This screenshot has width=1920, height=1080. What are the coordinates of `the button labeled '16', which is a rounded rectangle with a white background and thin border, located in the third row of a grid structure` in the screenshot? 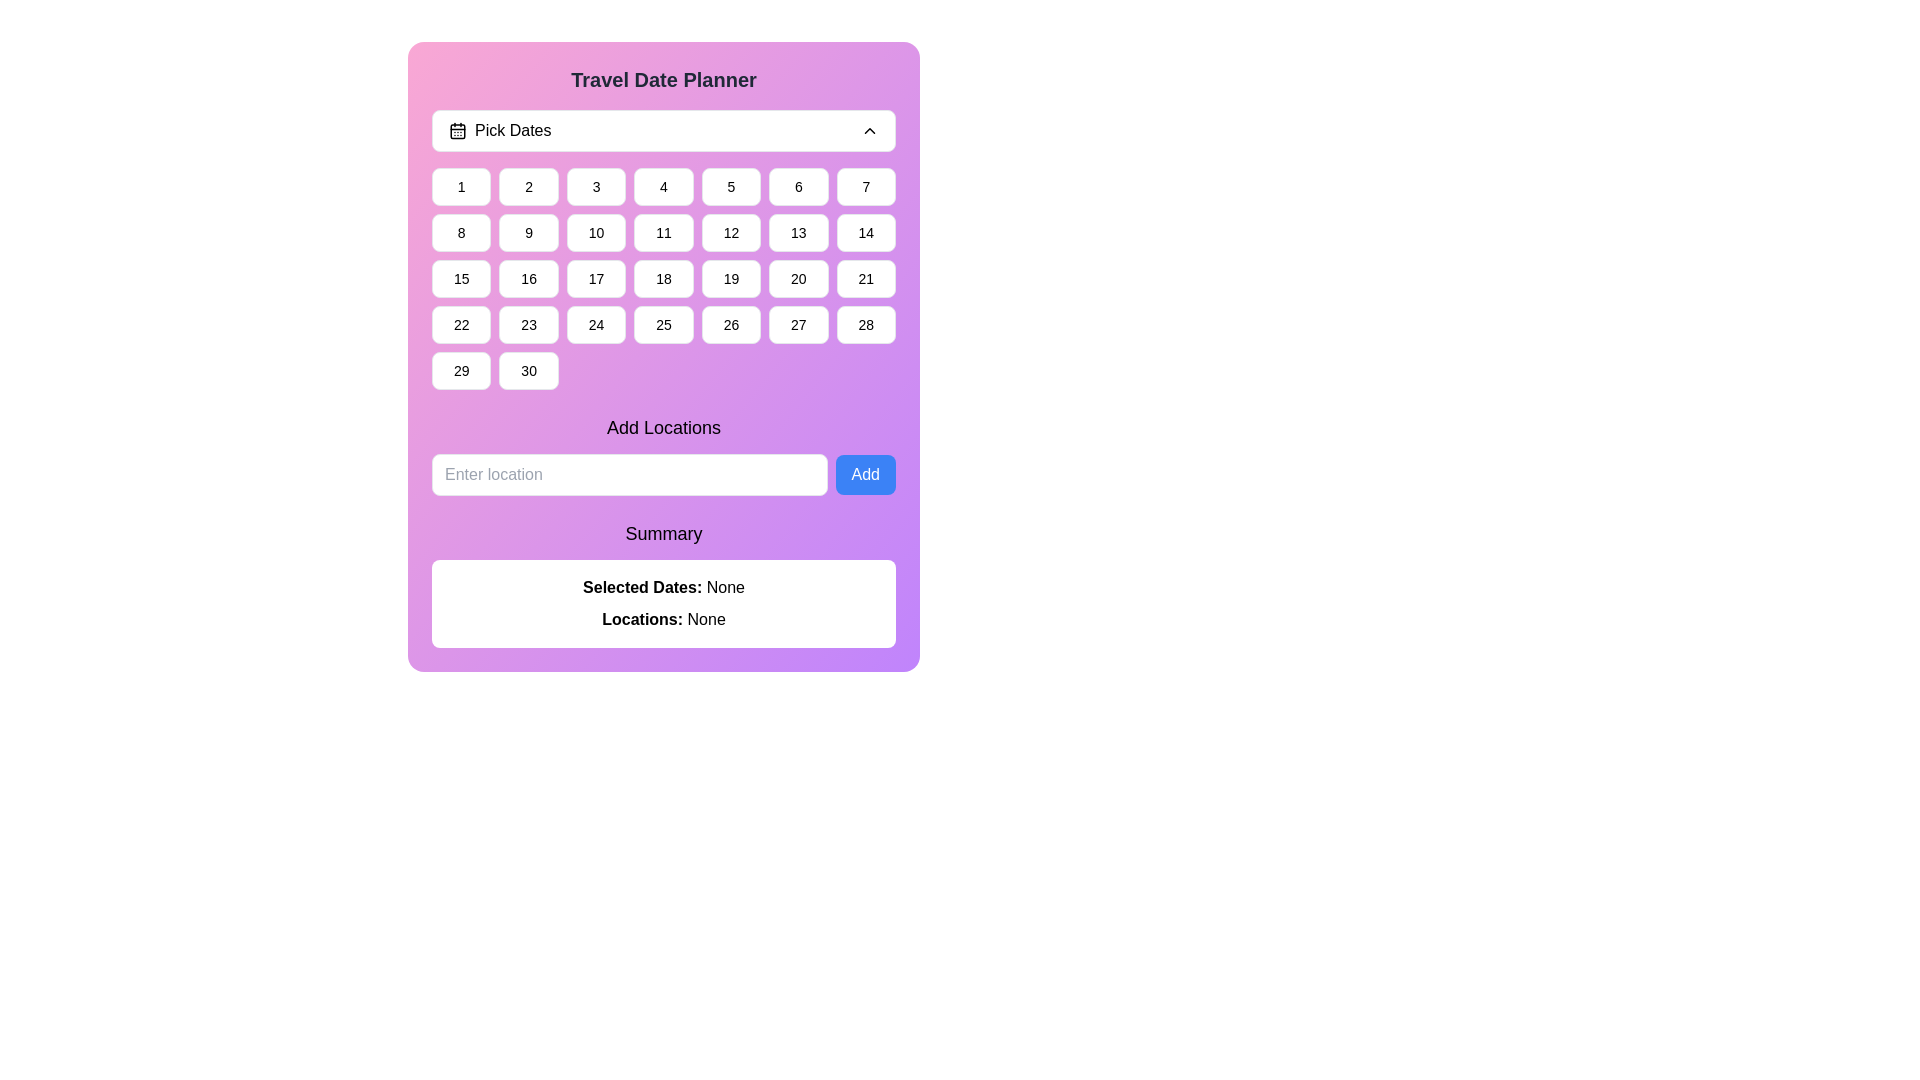 It's located at (529, 278).